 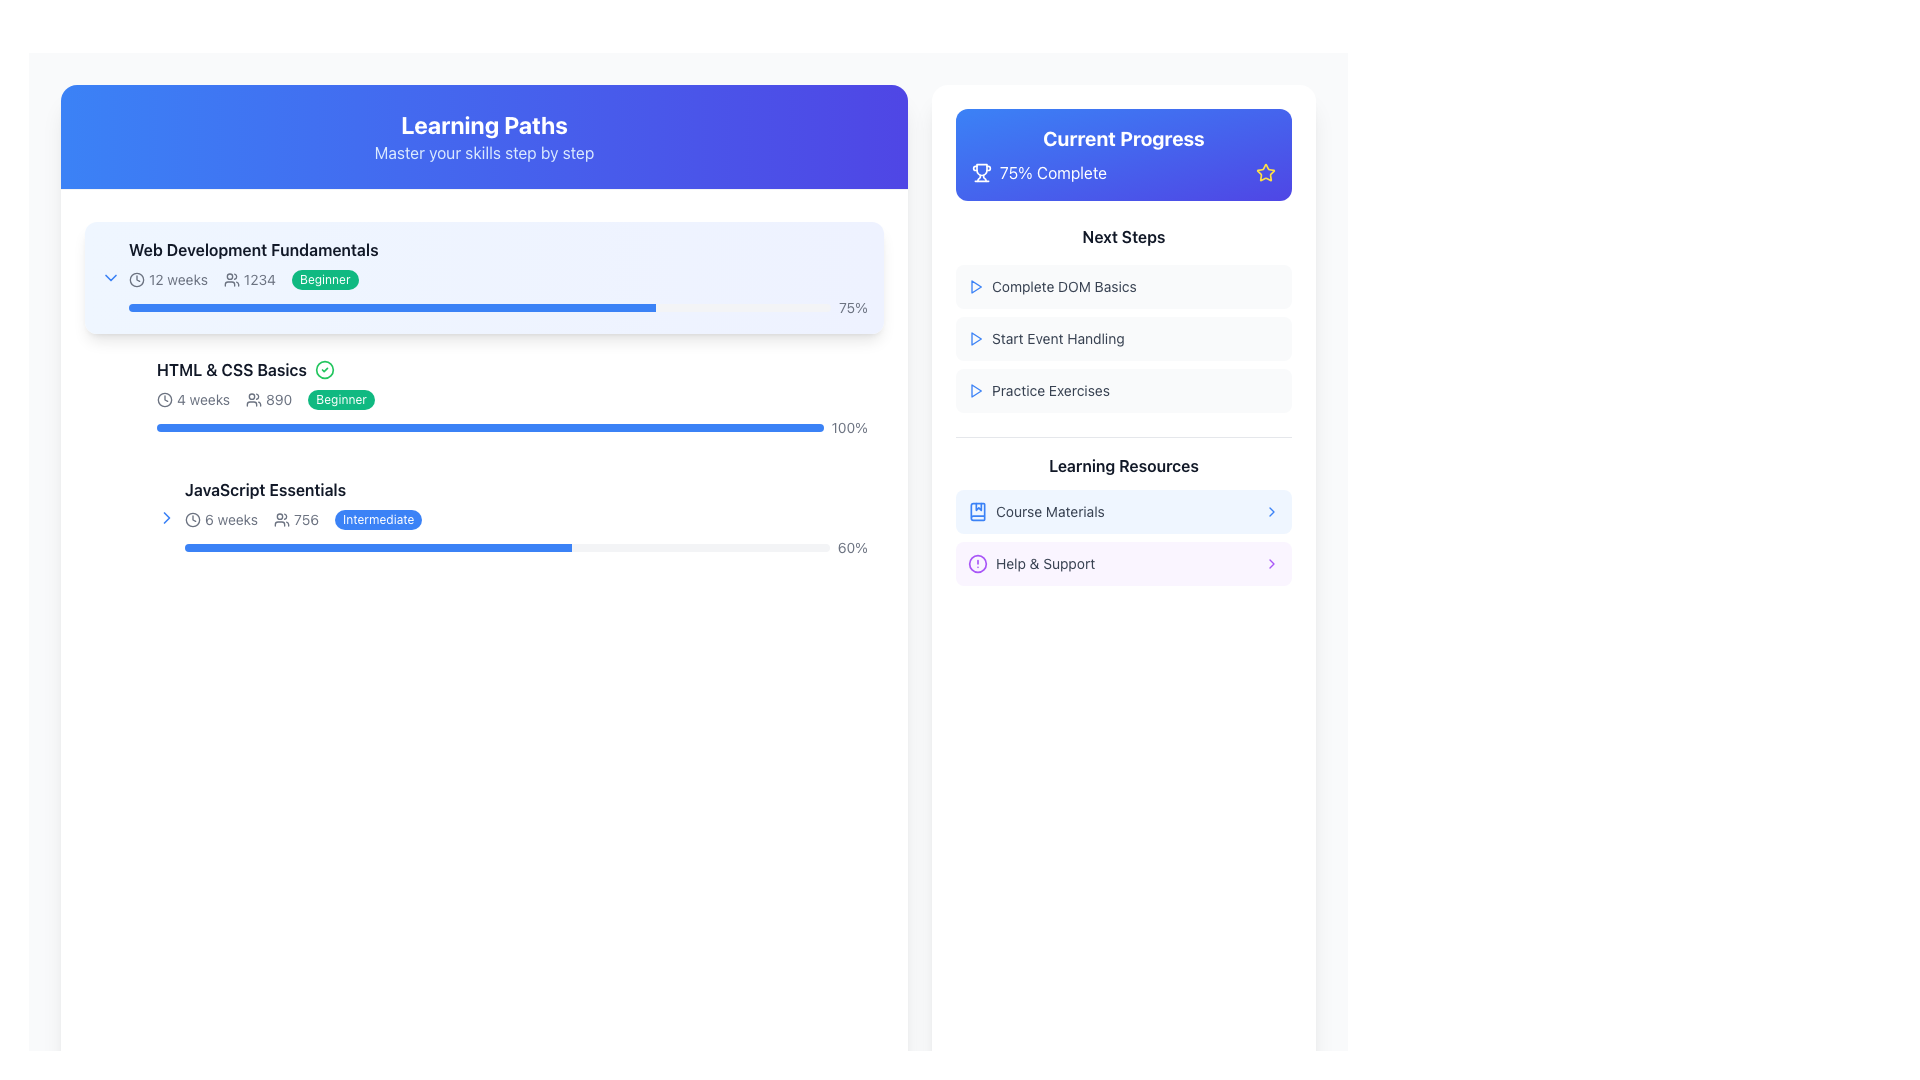 I want to click on the text label reading 'Help & Support' located at the bottom right of the interface under 'Learning Resources', so click(x=1044, y=563).